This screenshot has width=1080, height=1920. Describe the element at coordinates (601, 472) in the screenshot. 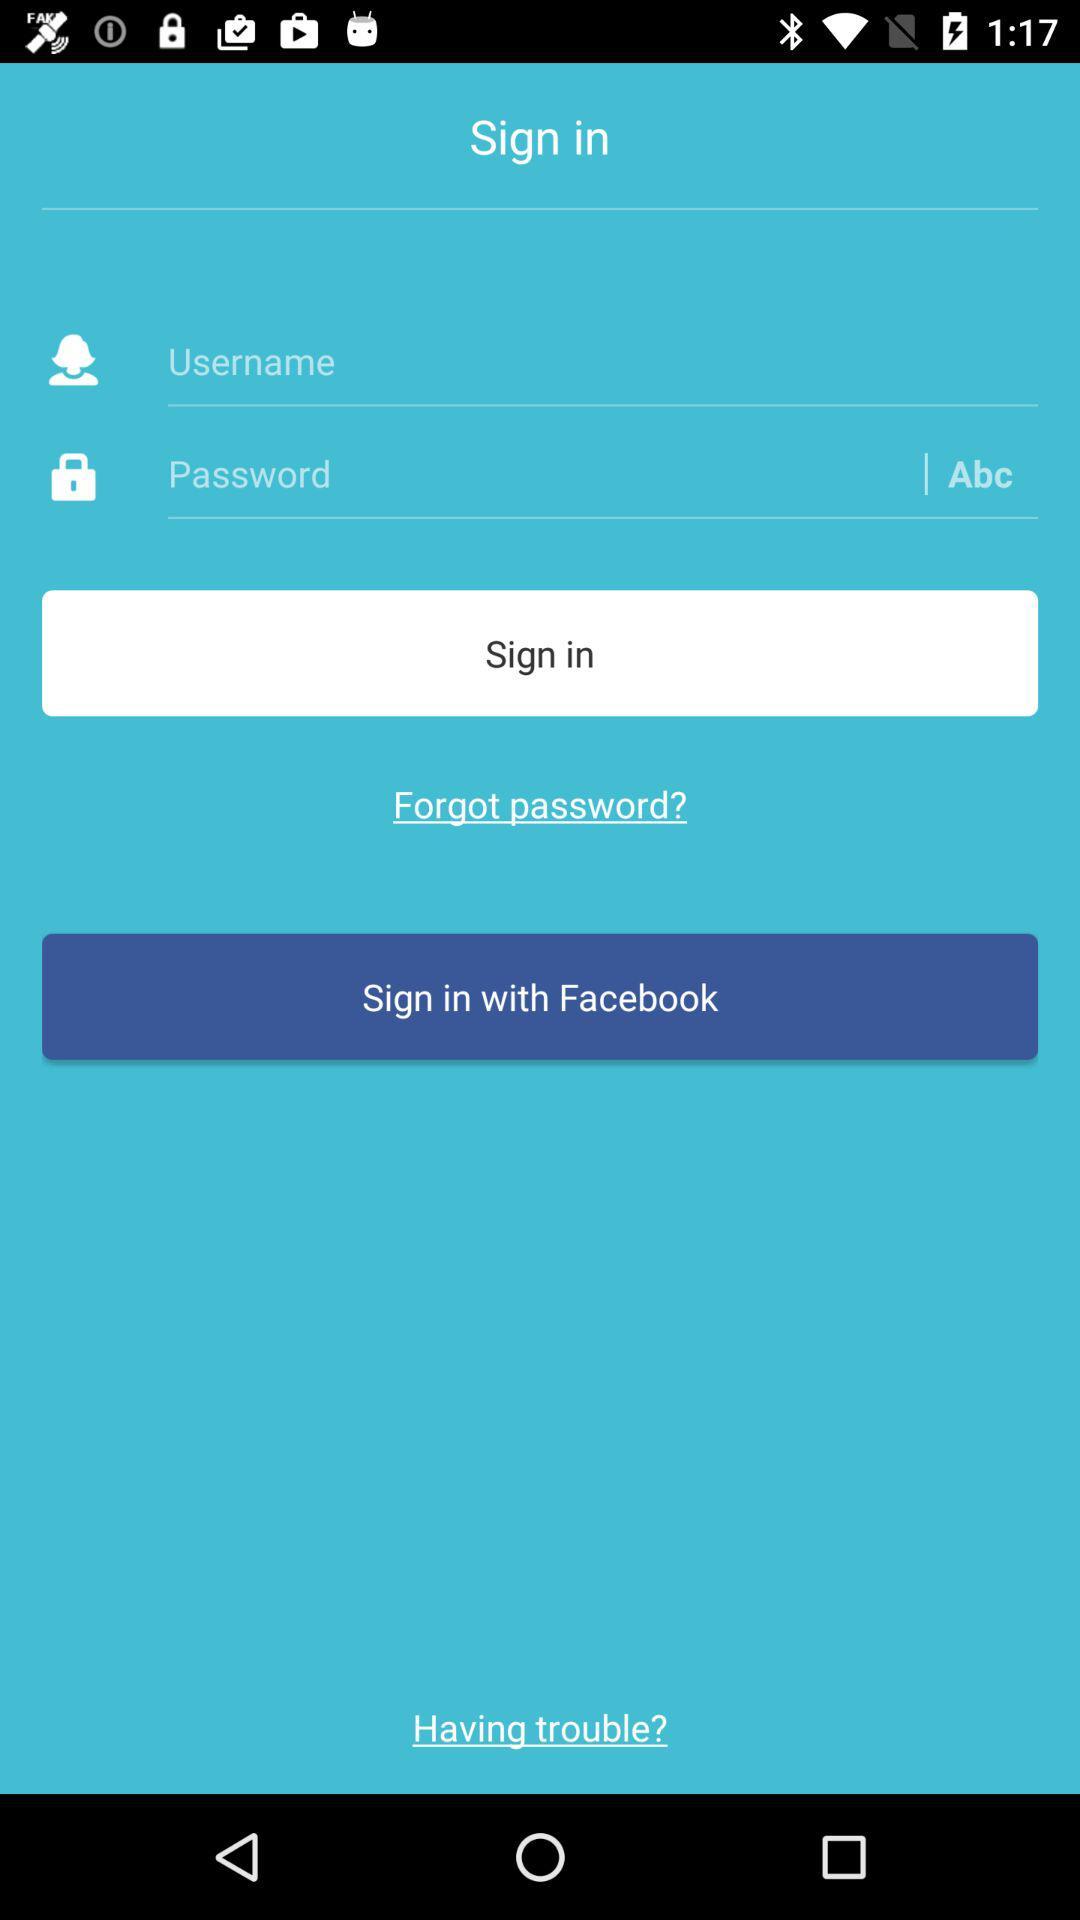

I see `the item above sign in icon` at that location.